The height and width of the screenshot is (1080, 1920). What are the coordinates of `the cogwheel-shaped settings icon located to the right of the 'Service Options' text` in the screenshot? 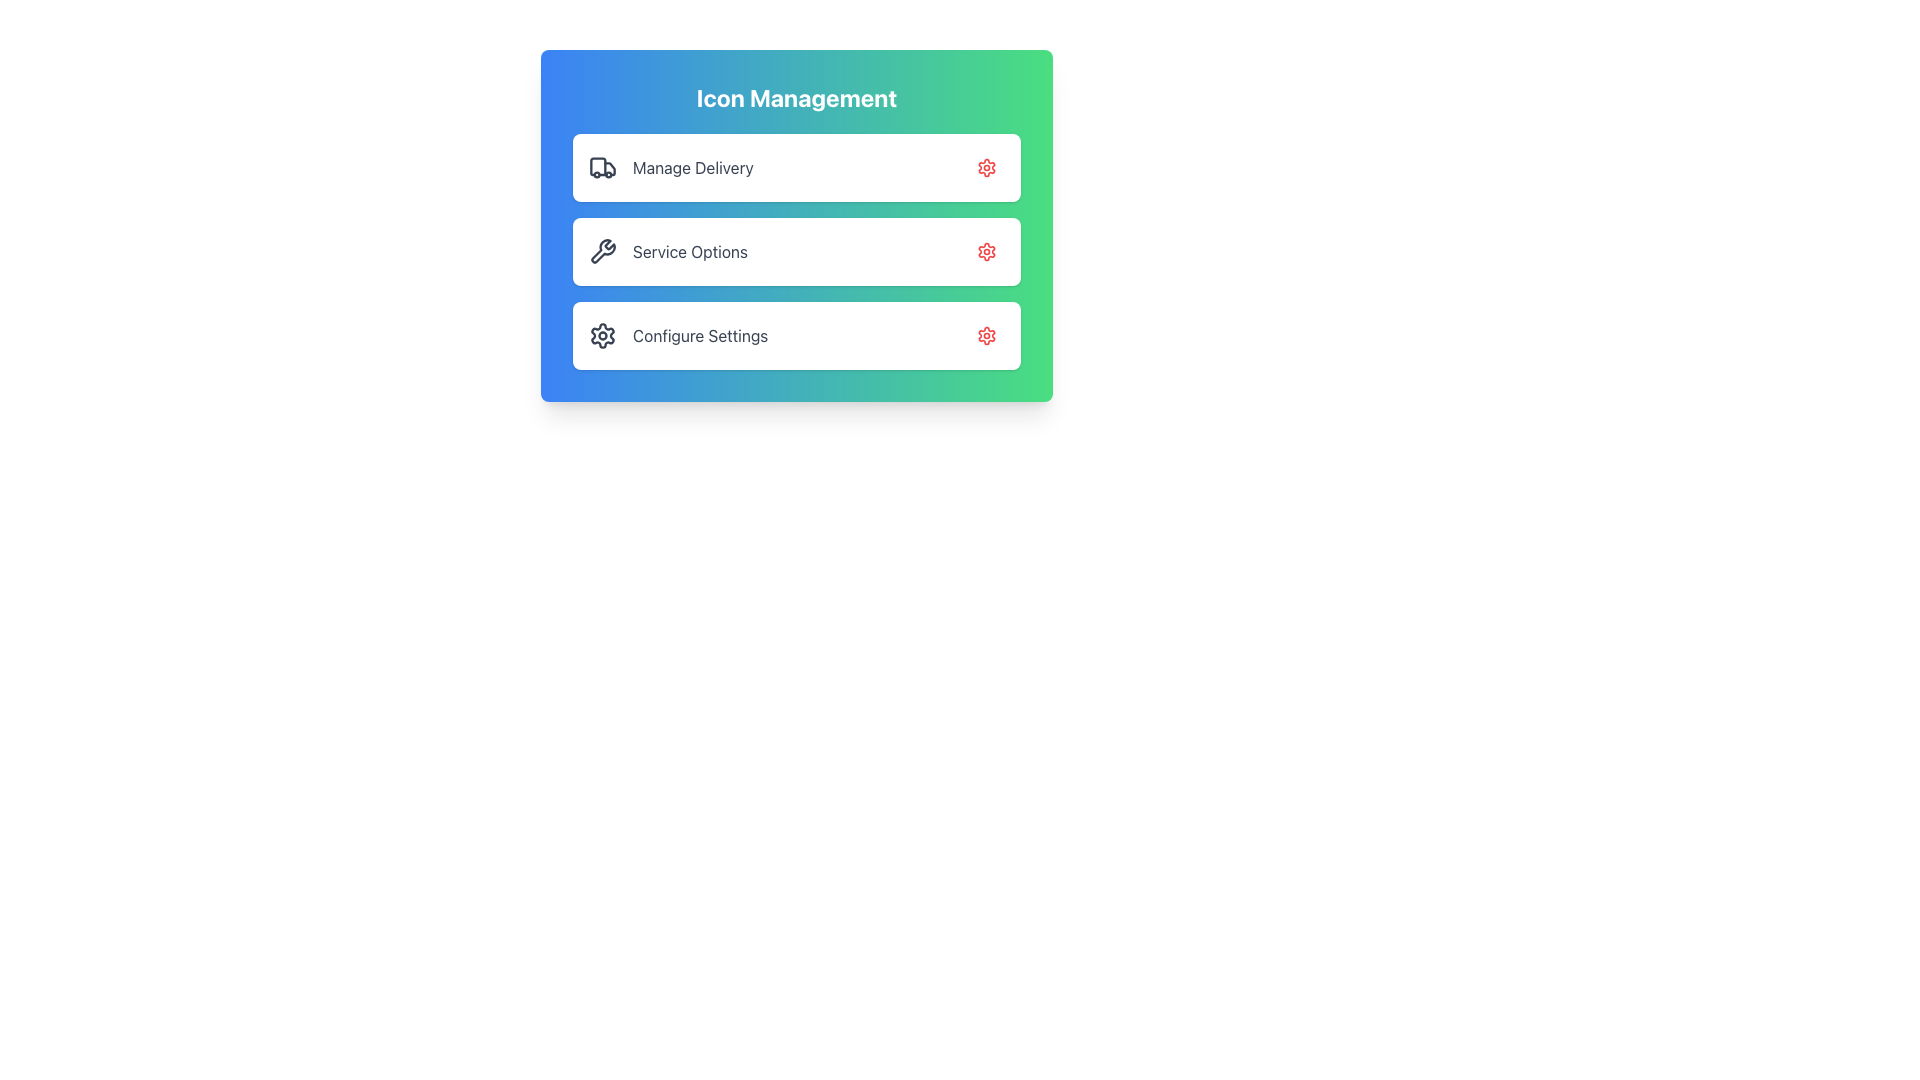 It's located at (987, 250).